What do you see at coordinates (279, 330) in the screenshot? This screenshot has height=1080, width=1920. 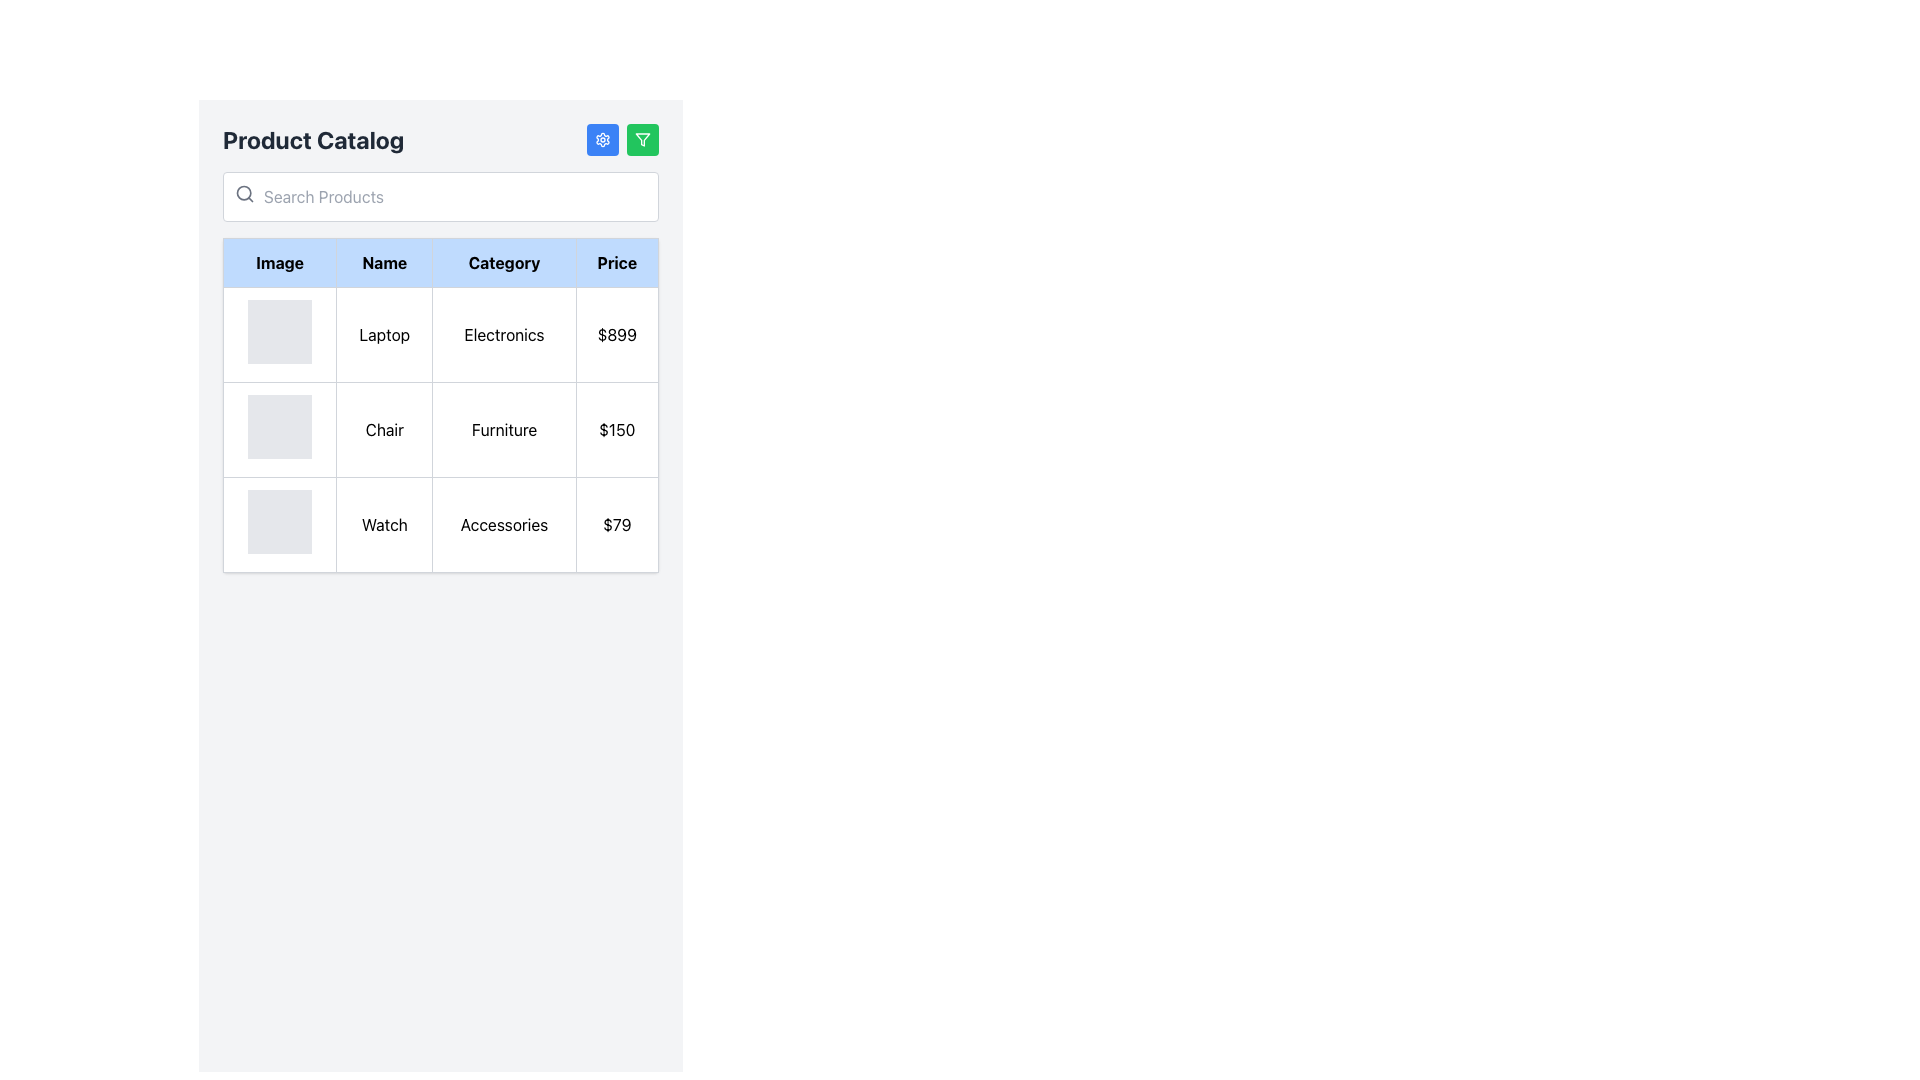 I see `the static visual placeholder block with a light gray background located in the first row under the 'Image' column of the 'Product Catalog' table` at bounding box center [279, 330].